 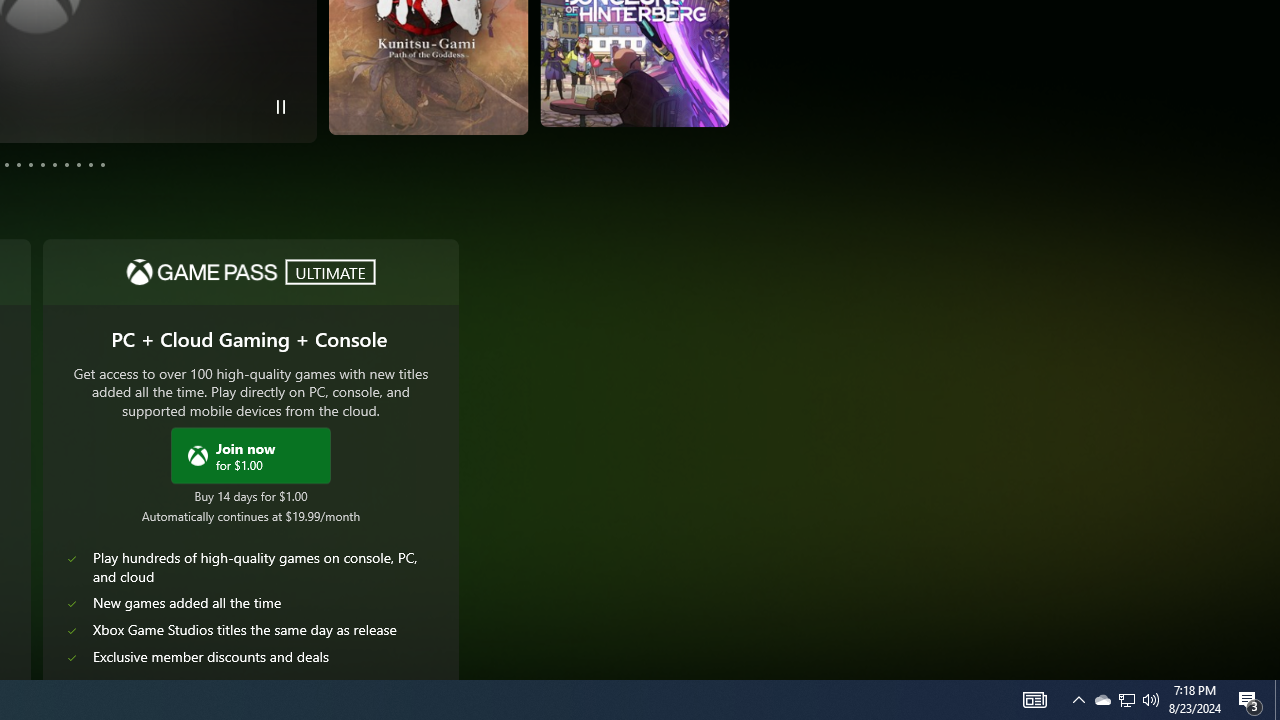 What do you see at coordinates (279, 106) in the screenshot?
I see `'Pause Trailer'` at bounding box center [279, 106].